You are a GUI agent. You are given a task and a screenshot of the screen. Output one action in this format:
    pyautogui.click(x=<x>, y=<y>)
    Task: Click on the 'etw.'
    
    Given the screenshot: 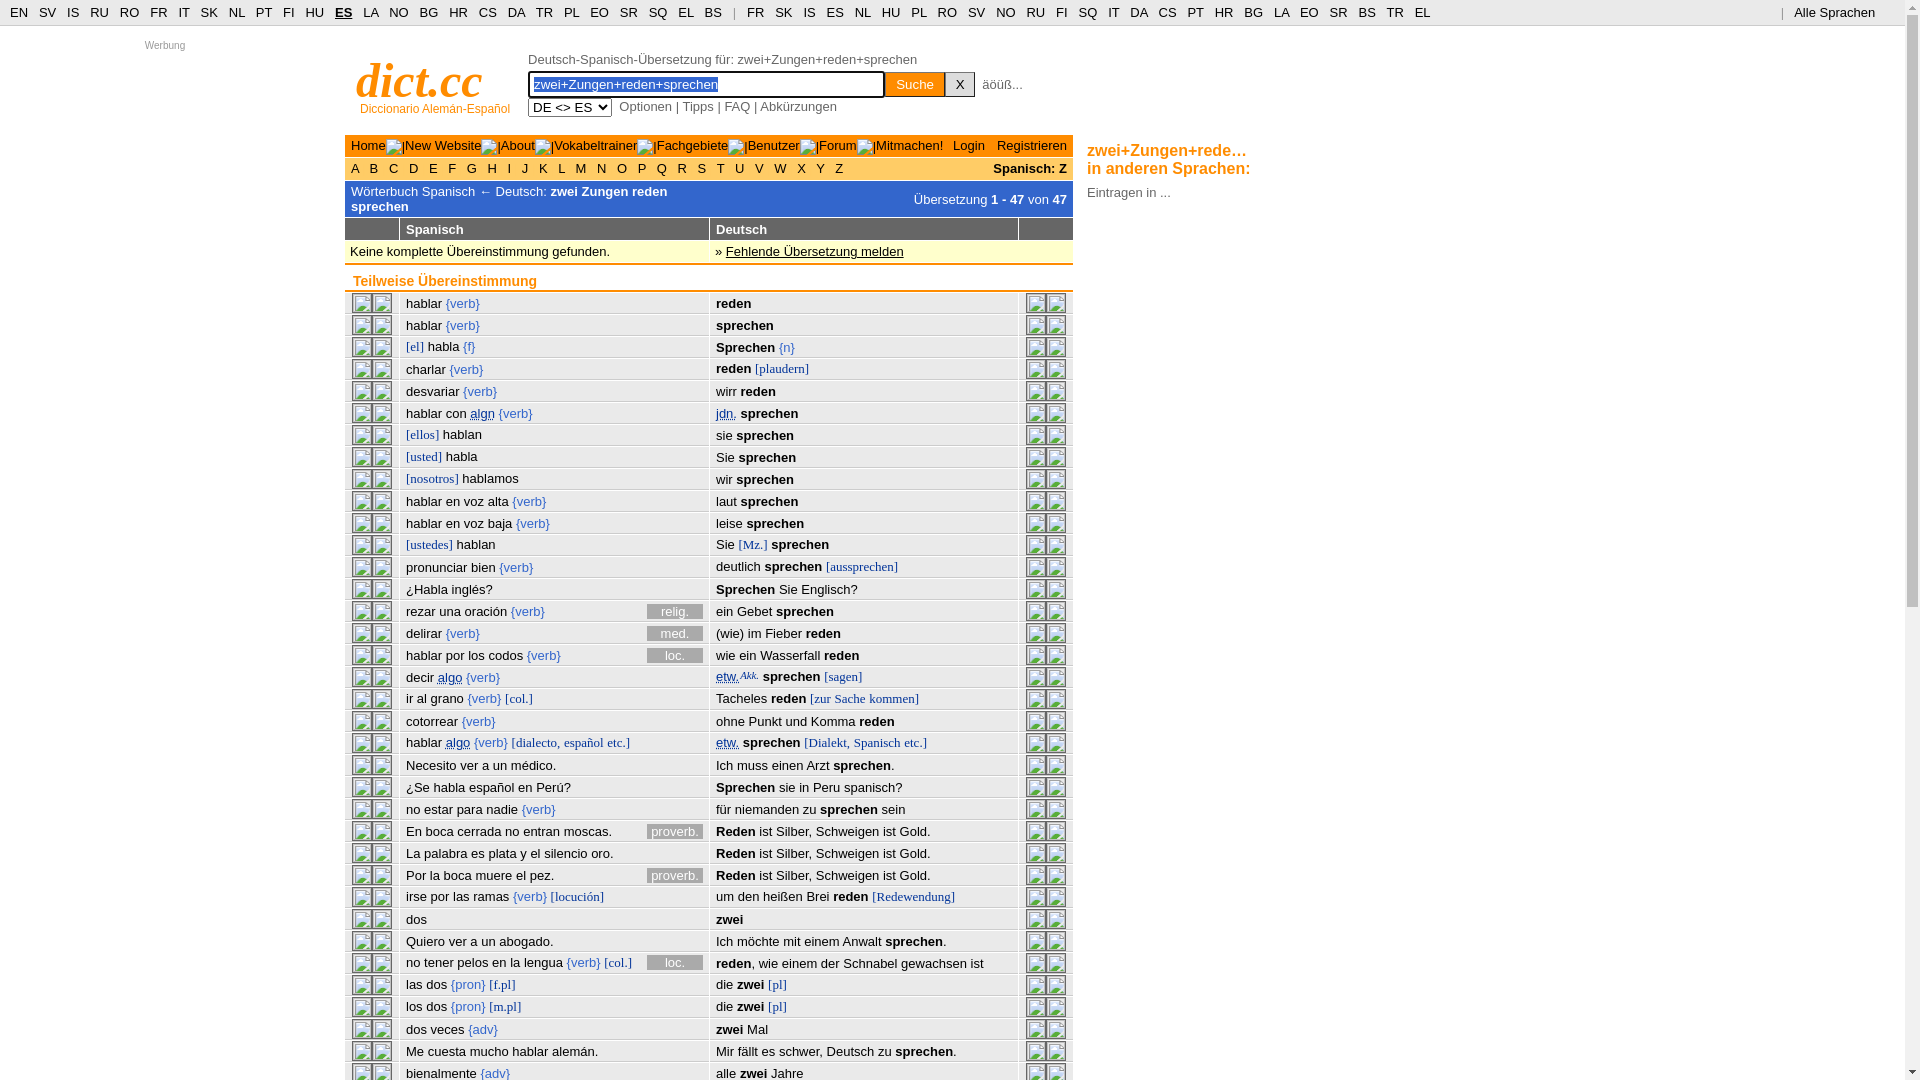 What is the action you would take?
    pyautogui.click(x=726, y=742)
    